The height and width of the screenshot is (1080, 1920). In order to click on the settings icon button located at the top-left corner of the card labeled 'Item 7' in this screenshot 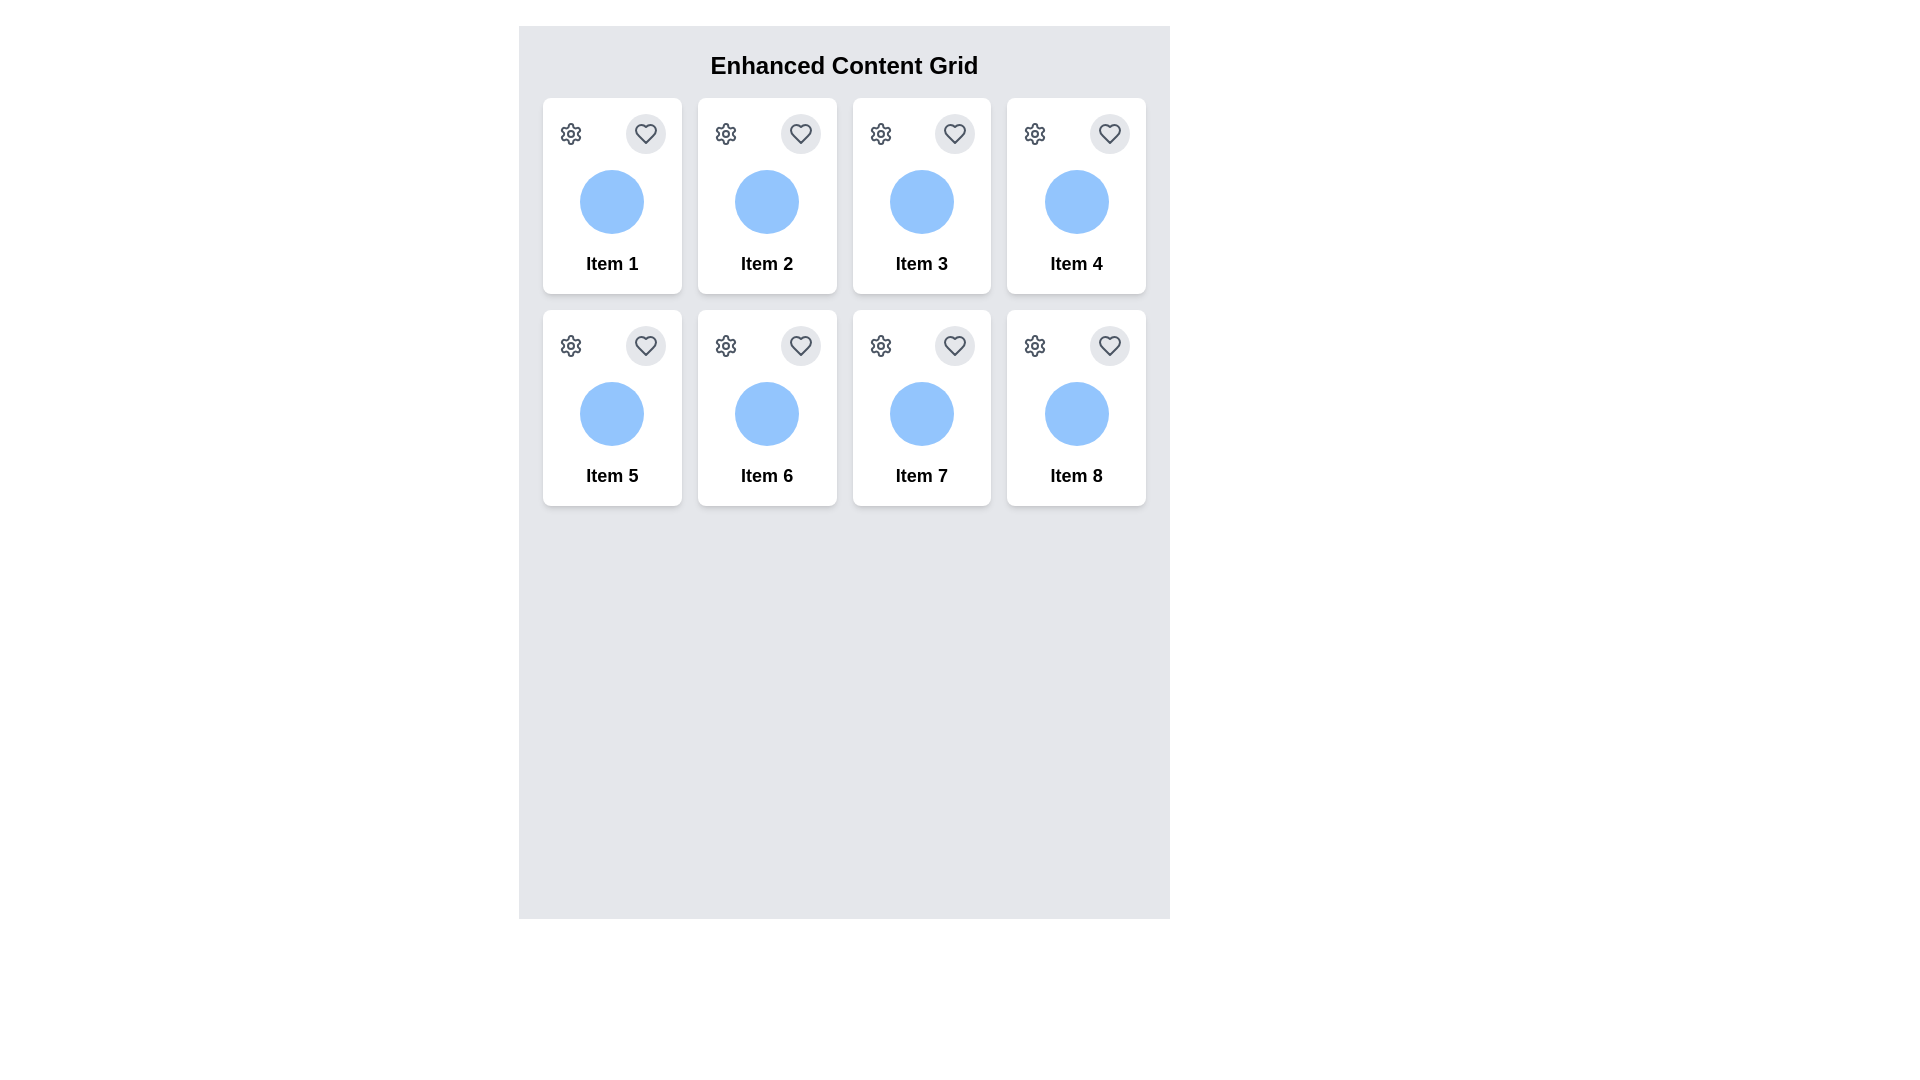, I will do `click(880, 345)`.